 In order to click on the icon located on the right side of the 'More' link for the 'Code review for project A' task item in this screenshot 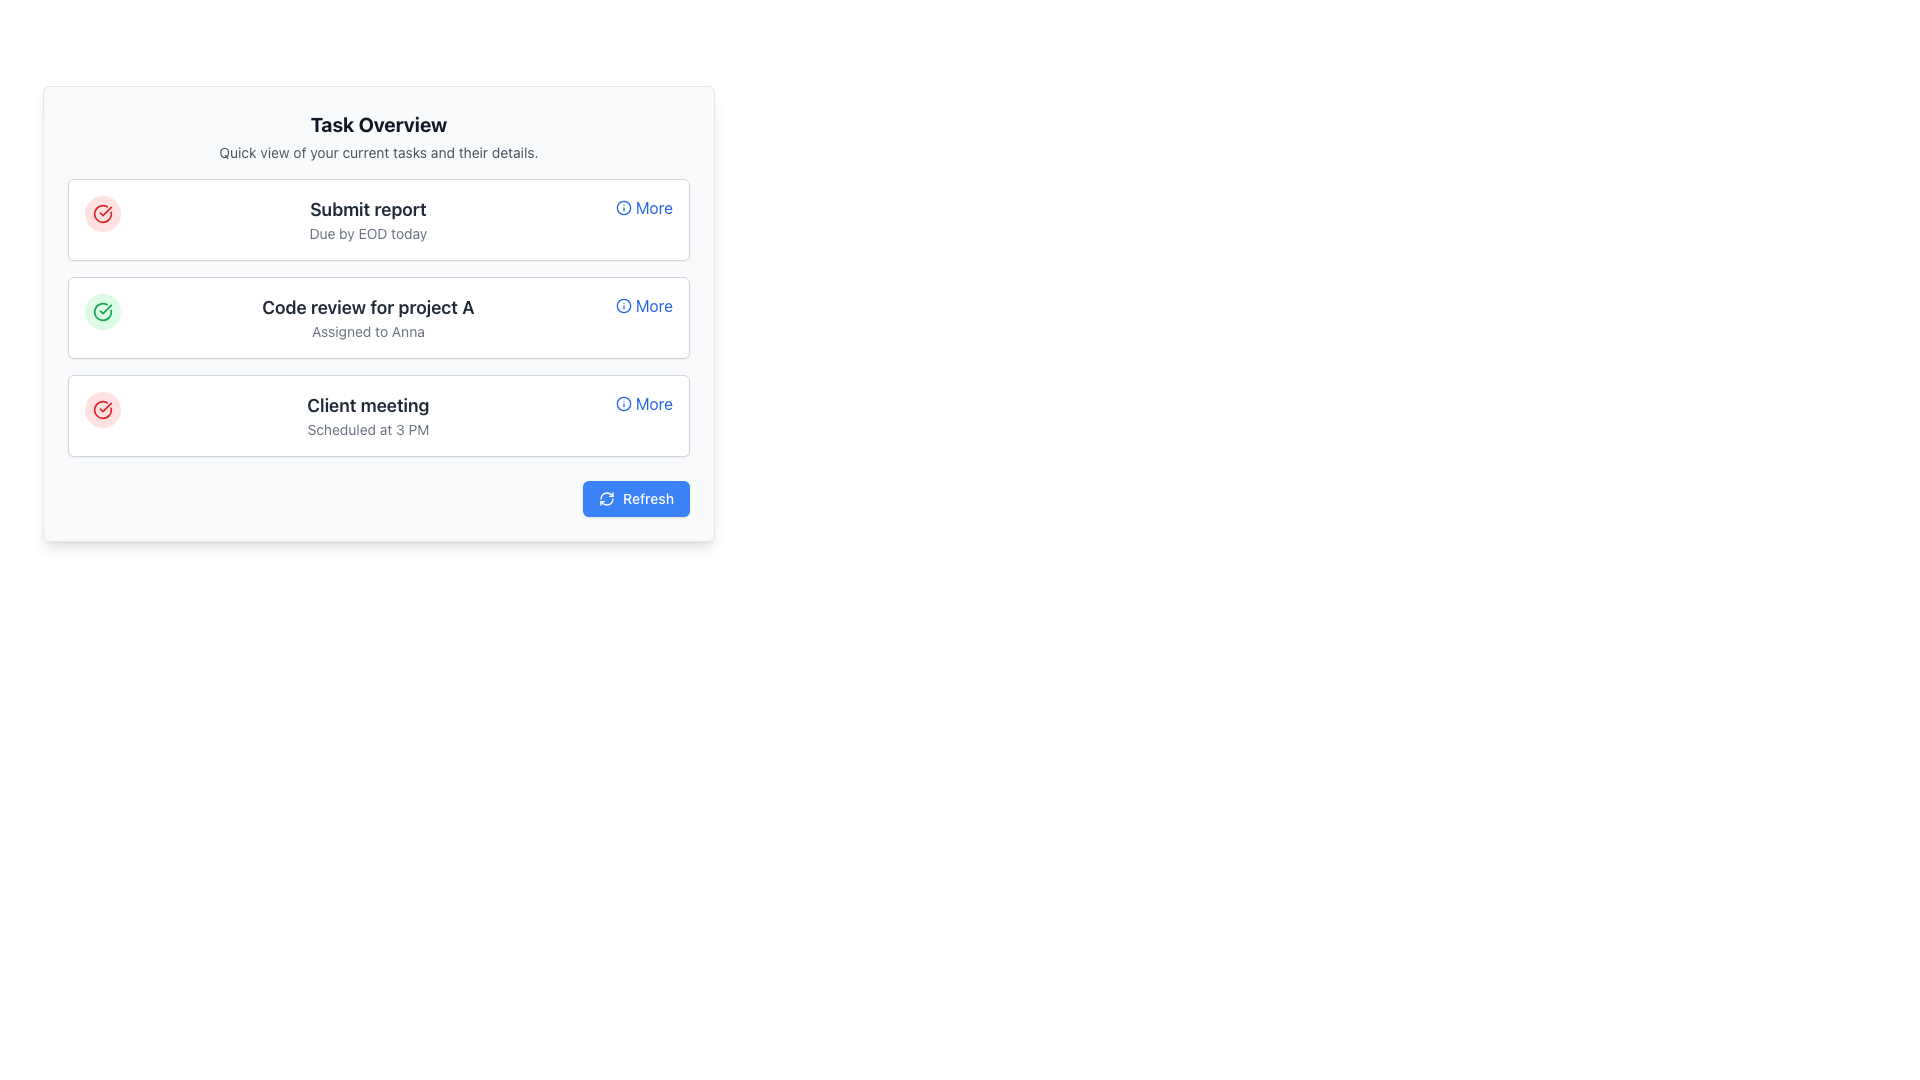, I will do `click(622, 305)`.